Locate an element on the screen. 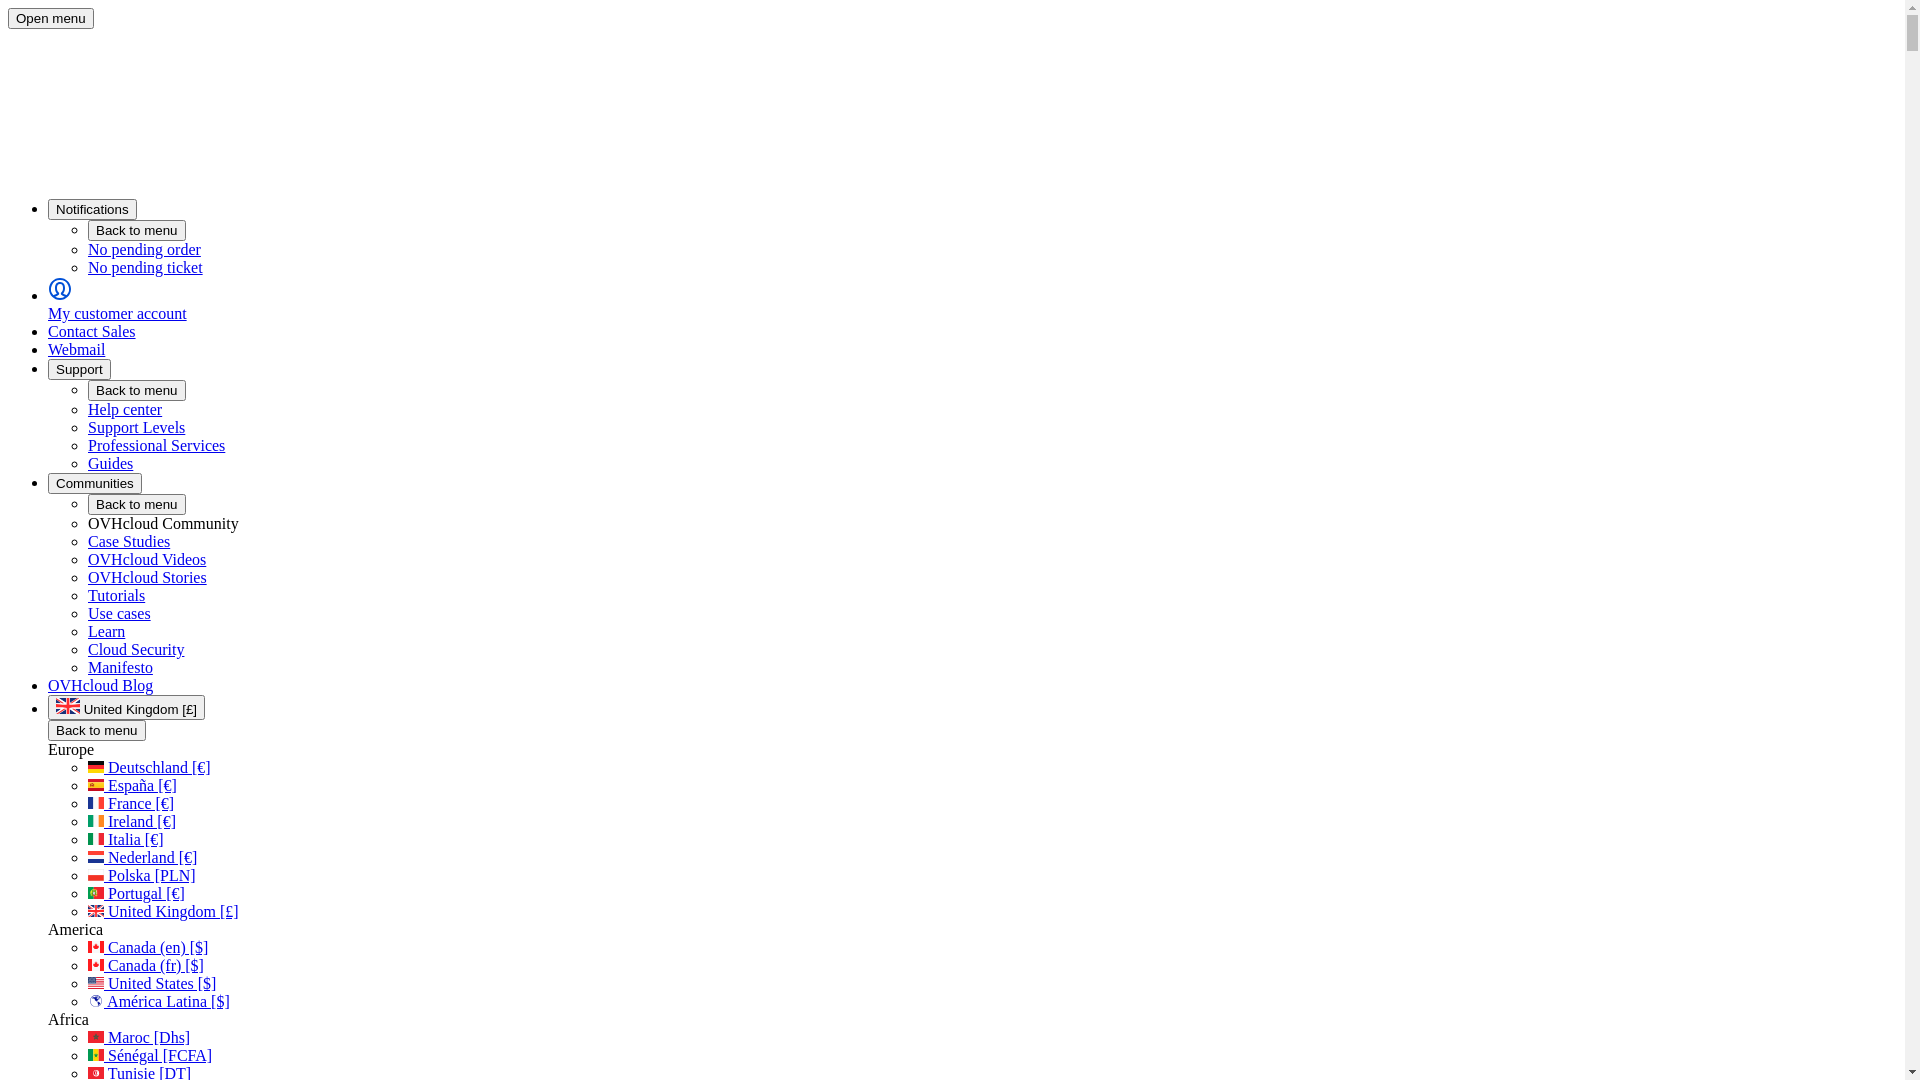 The width and height of the screenshot is (1920, 1080). 'Cloud Security' is located at coordinates (86, 649).